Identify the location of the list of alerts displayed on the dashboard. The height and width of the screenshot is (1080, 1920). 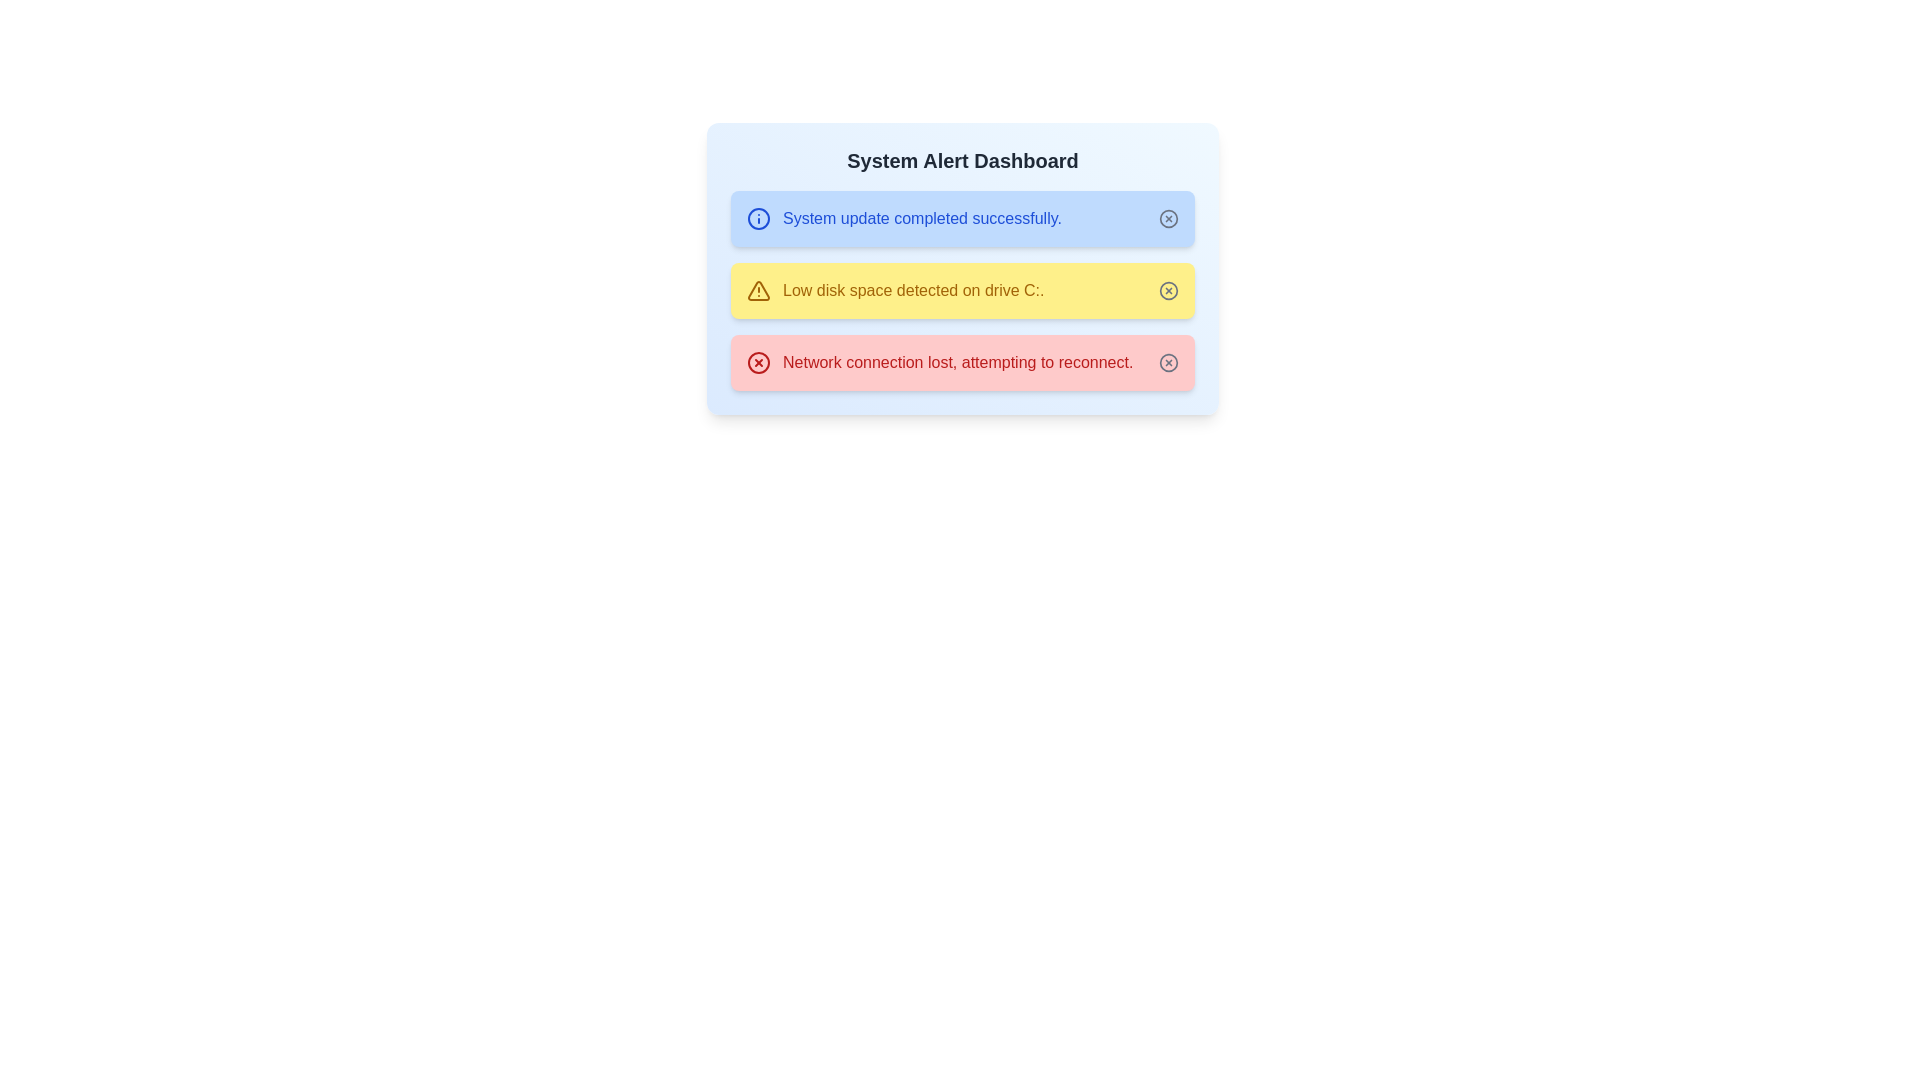
(963, 290).